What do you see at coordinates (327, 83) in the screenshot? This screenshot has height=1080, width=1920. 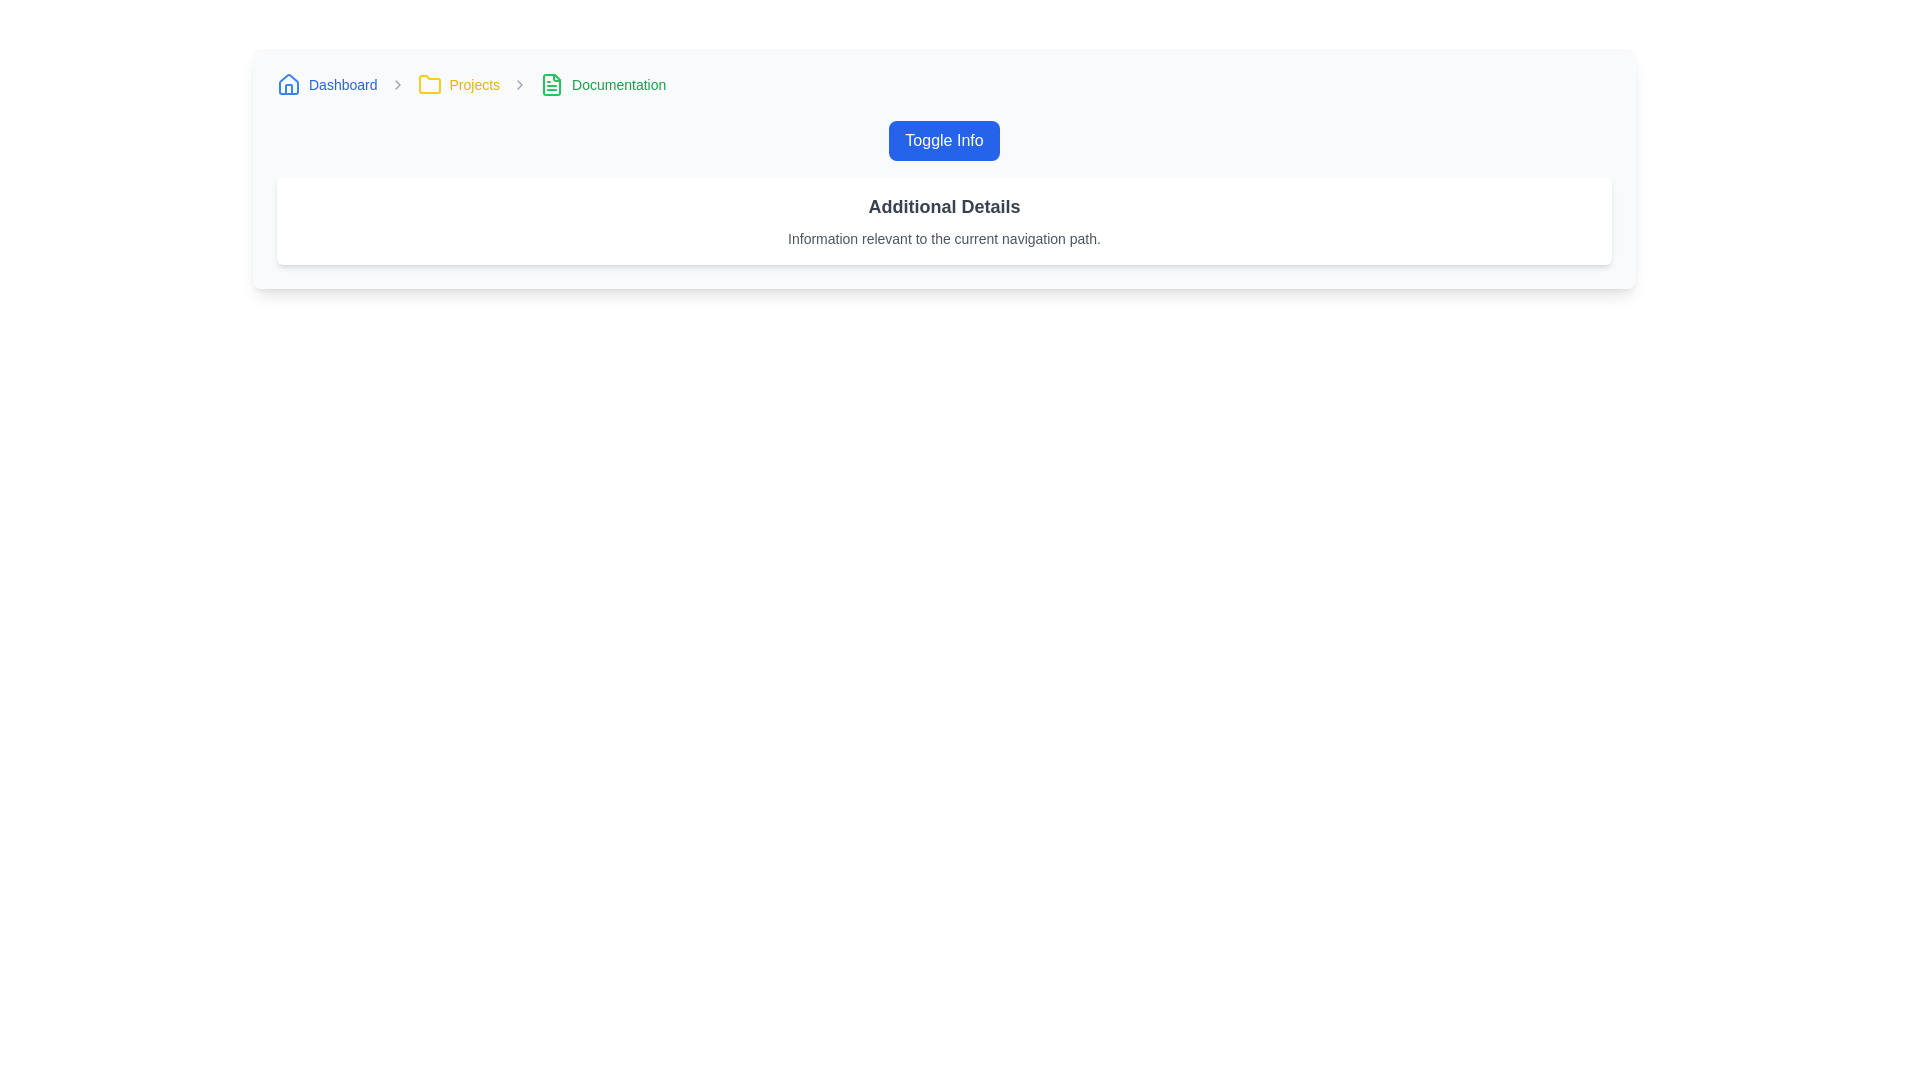 I see `the 'Dashboard' breadcrumb link` at bounding box center [327, 83].